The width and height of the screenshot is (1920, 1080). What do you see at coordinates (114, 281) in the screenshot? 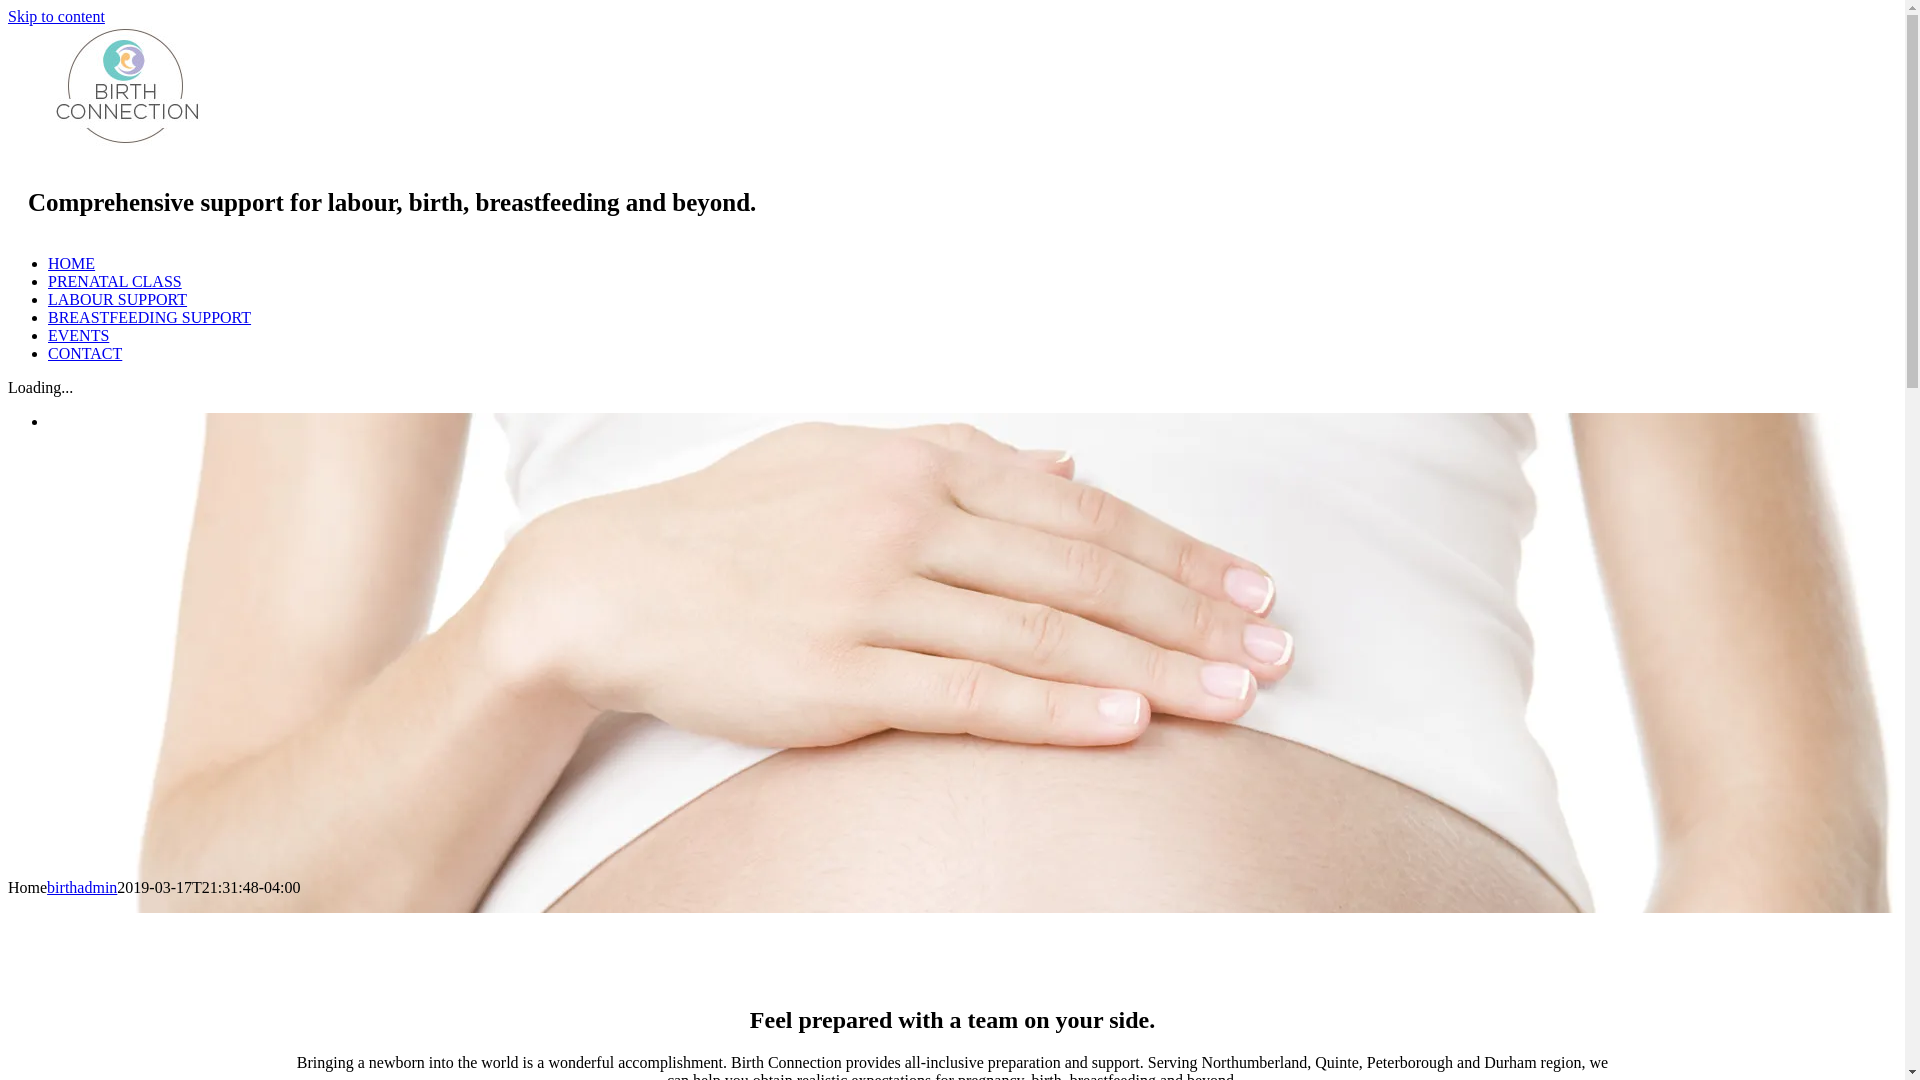
I see `'PRENATAL CLASS'` at bounding box center [114, 281].